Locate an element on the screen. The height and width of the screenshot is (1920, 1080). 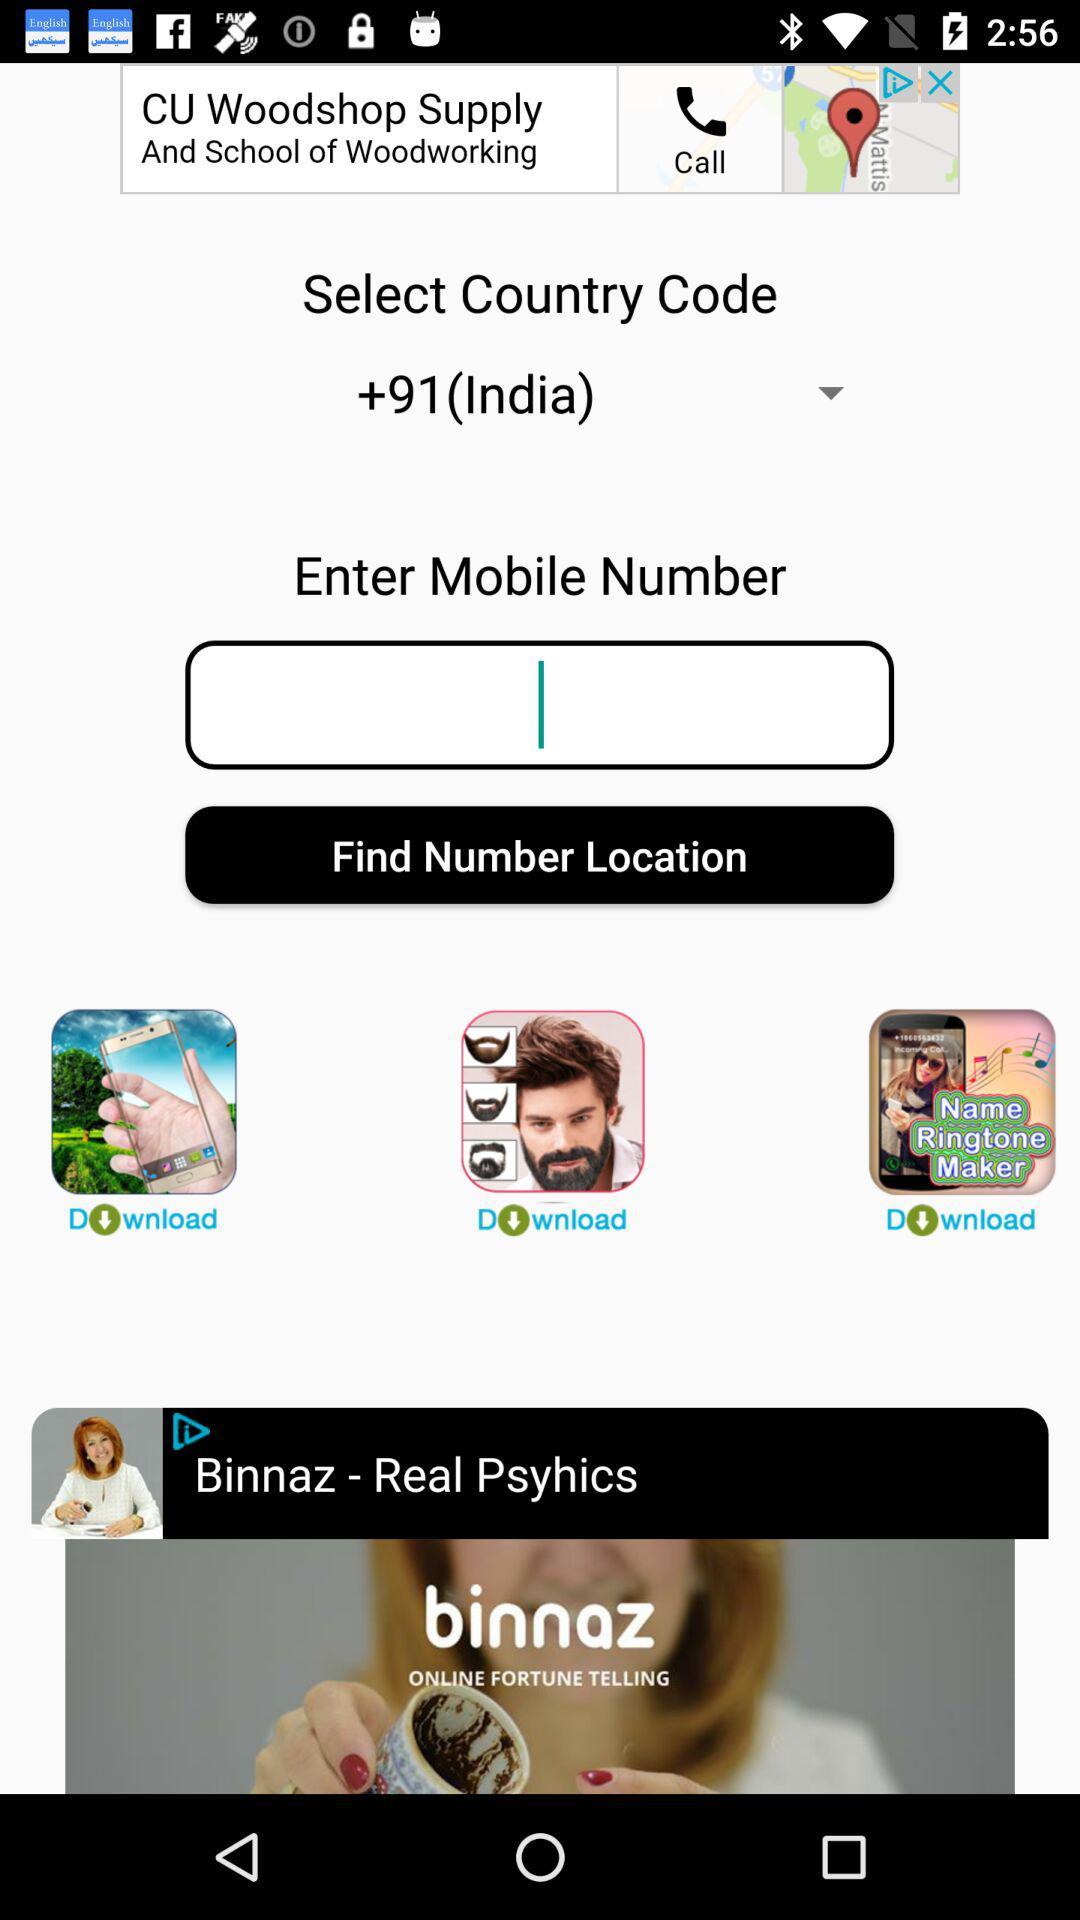
advertisement is located at coordinates (540, 1666).